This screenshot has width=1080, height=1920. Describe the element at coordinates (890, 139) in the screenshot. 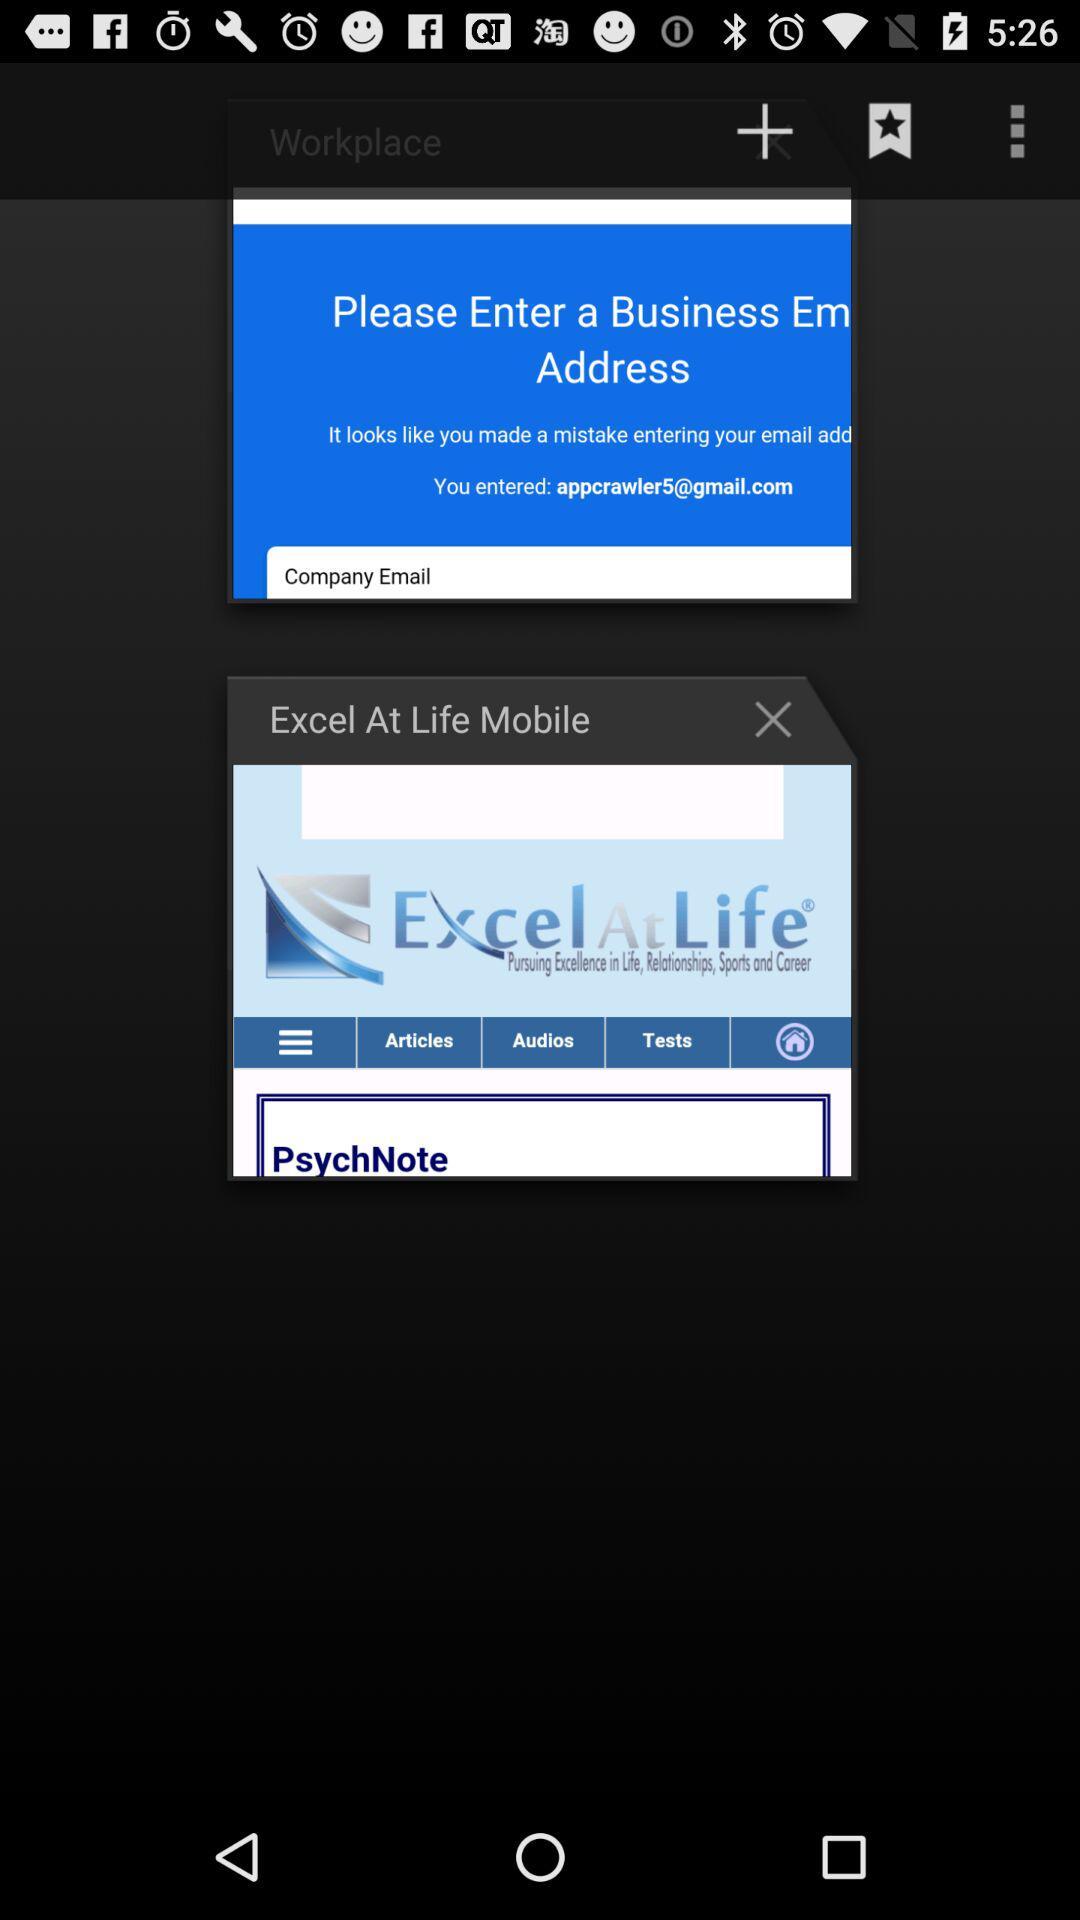

I see `the bookmark icon` at that location.